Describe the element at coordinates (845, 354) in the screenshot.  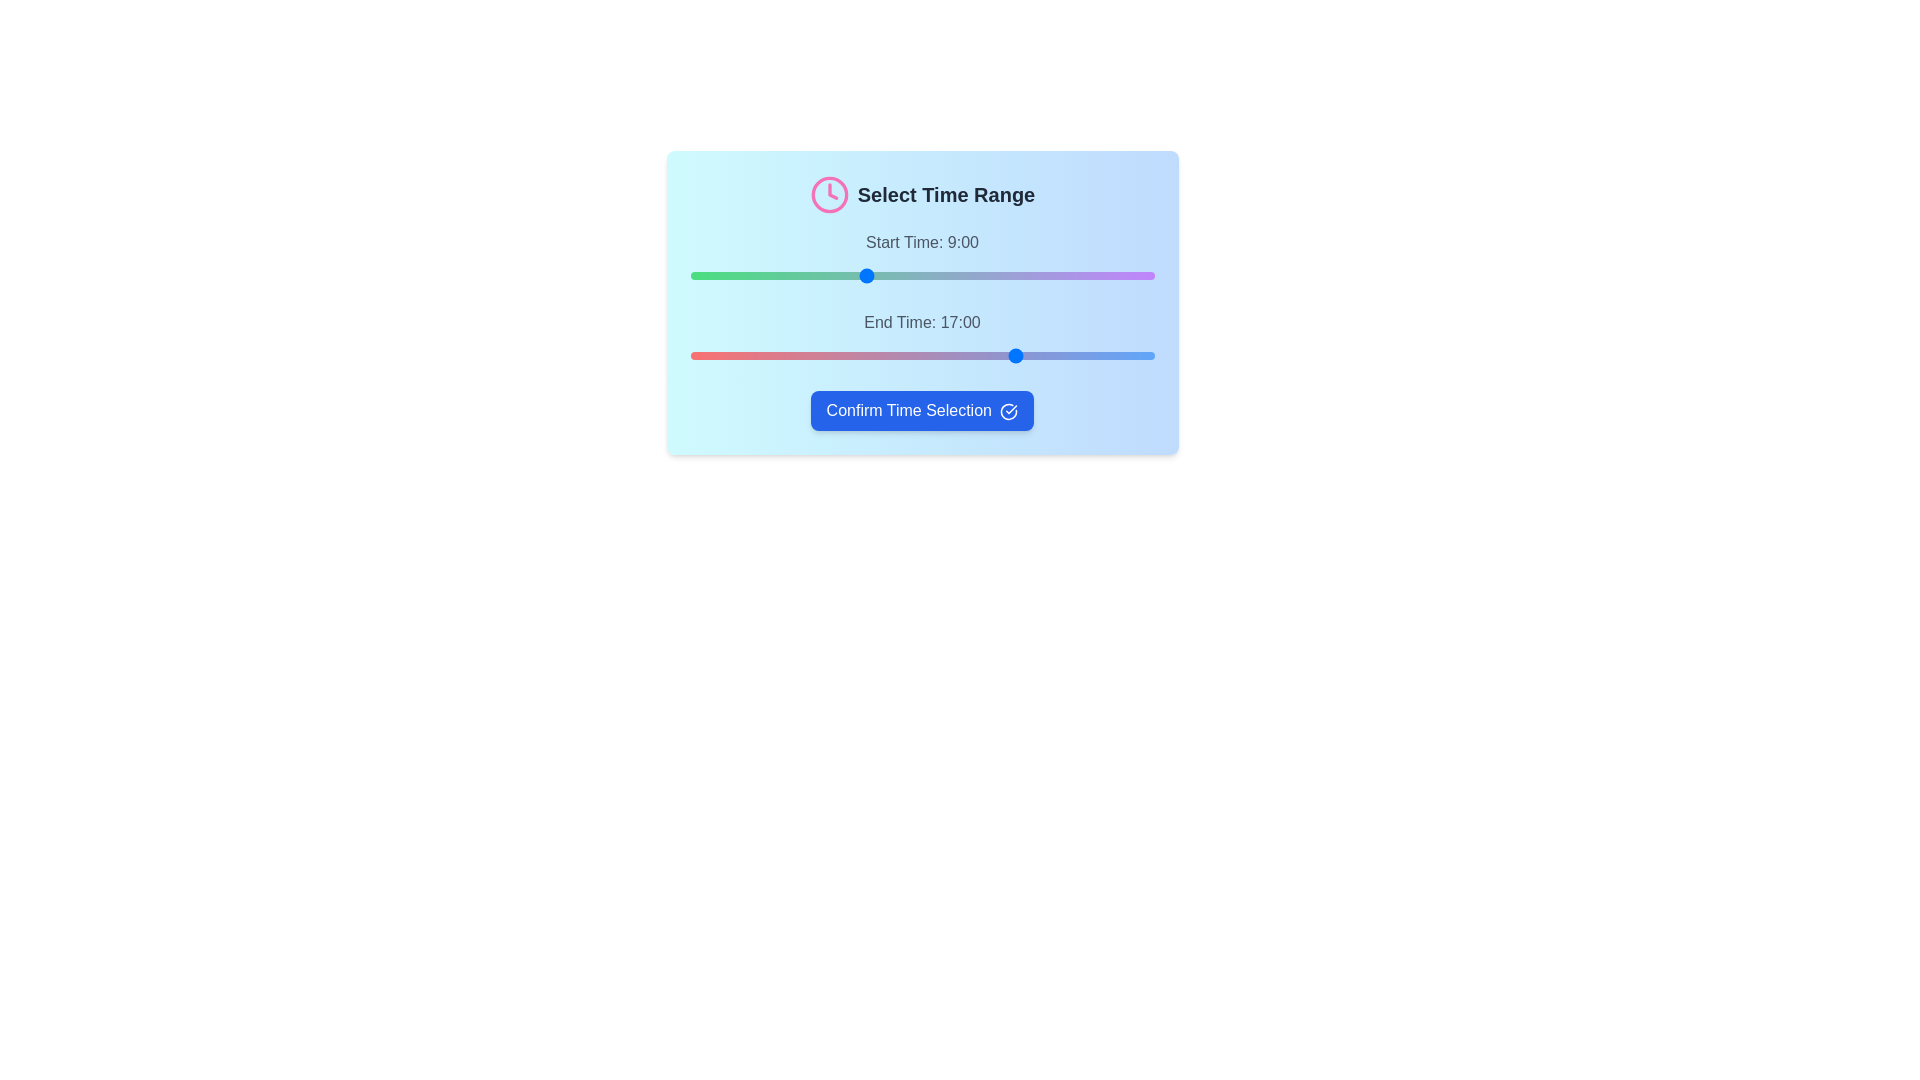
I see `the end time slider to 8 hours` at that location.